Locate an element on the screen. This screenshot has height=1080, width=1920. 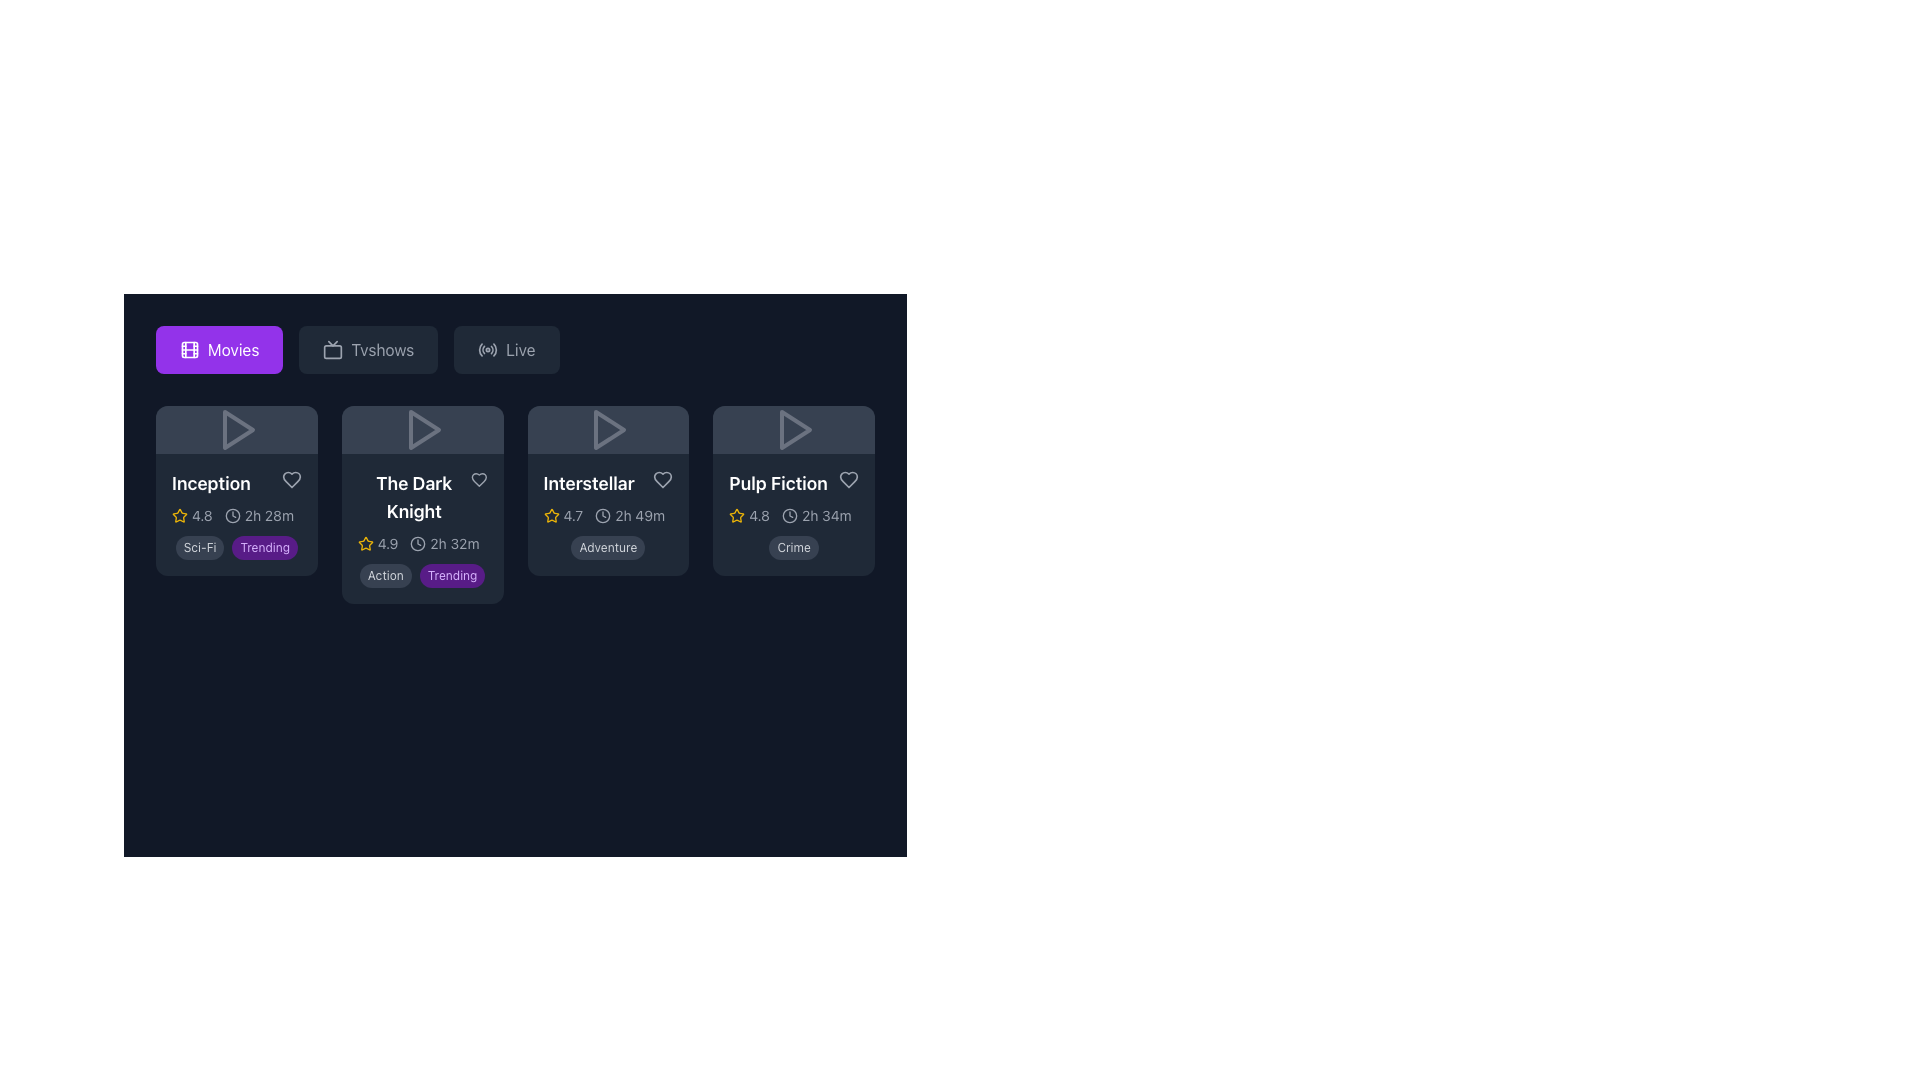
the numeric rating '4.7' displayed alongside the yellow star icon in the third card labeled 'Interstellar', located at the bottom-left corner of the card is located at coordinates (562, 515).